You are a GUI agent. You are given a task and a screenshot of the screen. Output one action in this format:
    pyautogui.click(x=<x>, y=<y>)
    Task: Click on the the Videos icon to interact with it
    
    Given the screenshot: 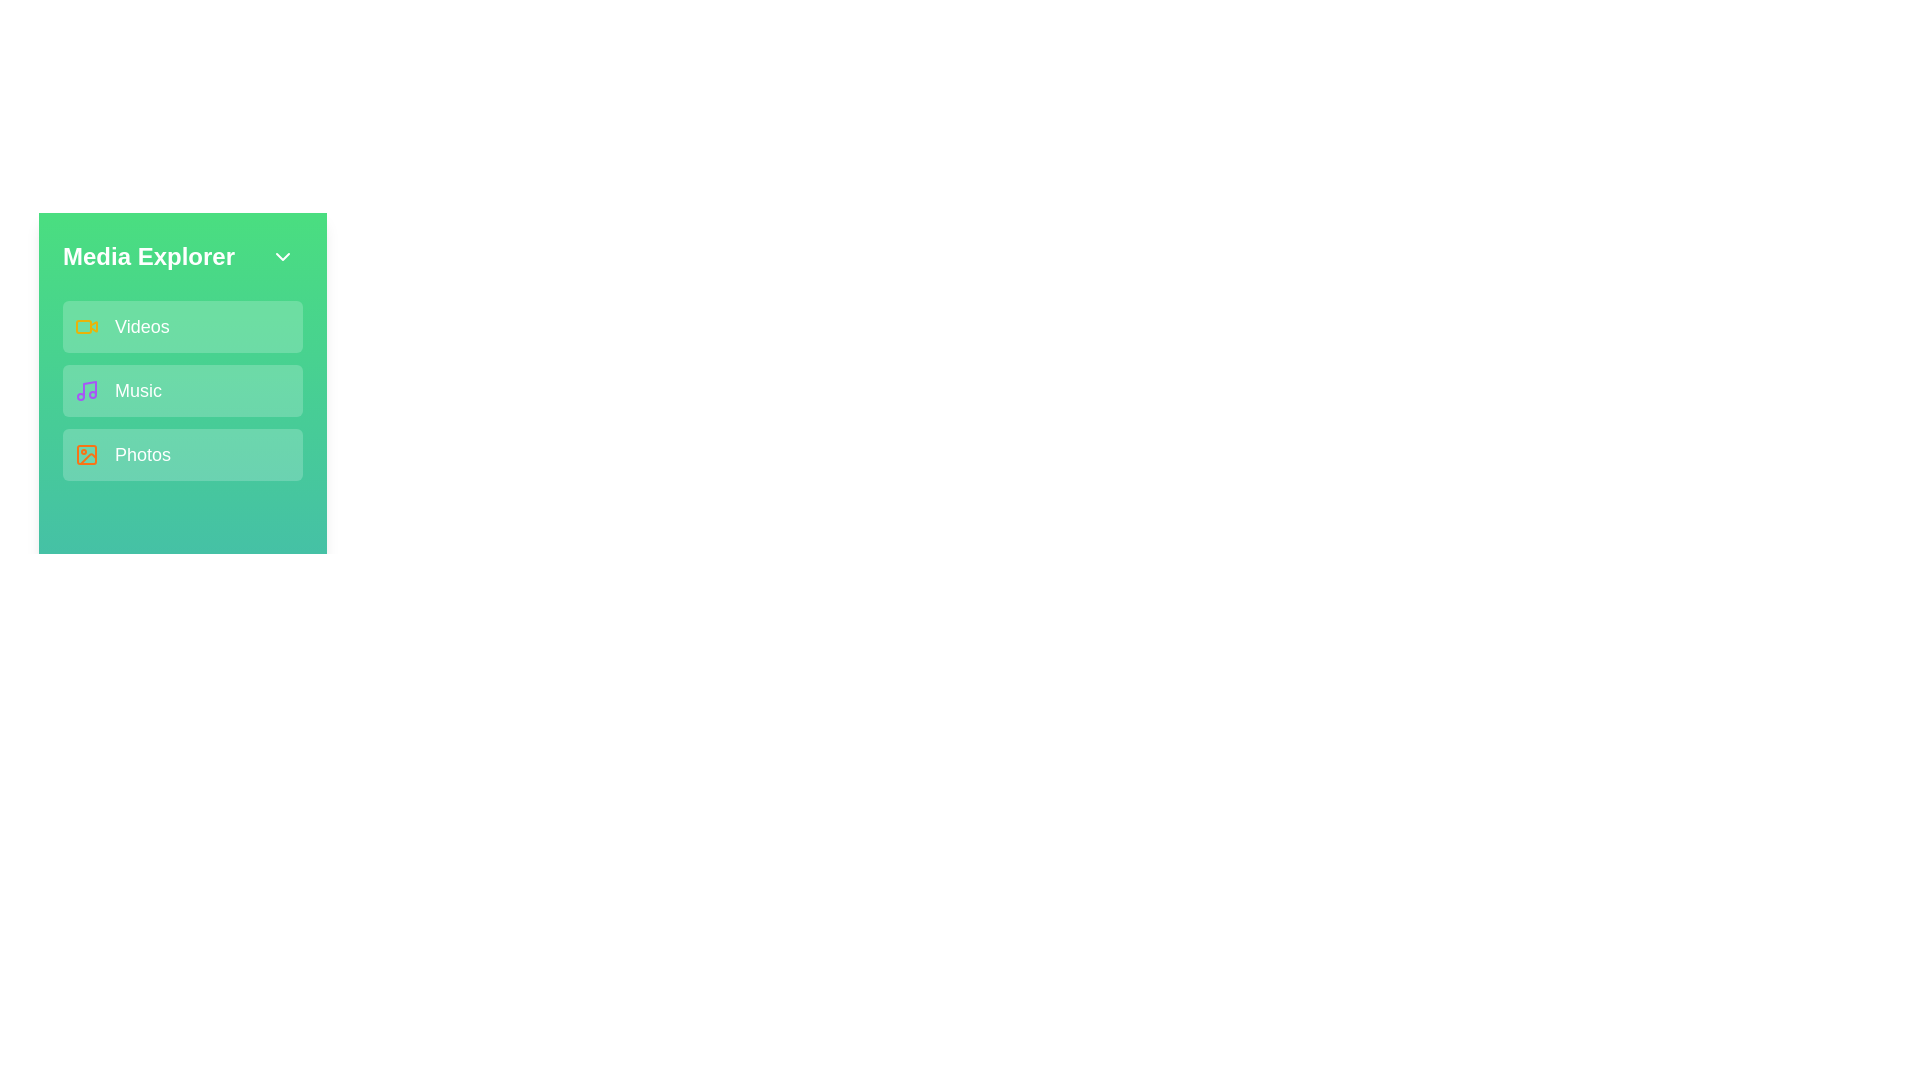 What is the action you would take?
    pyautogui.click(x=85, y=326)
    